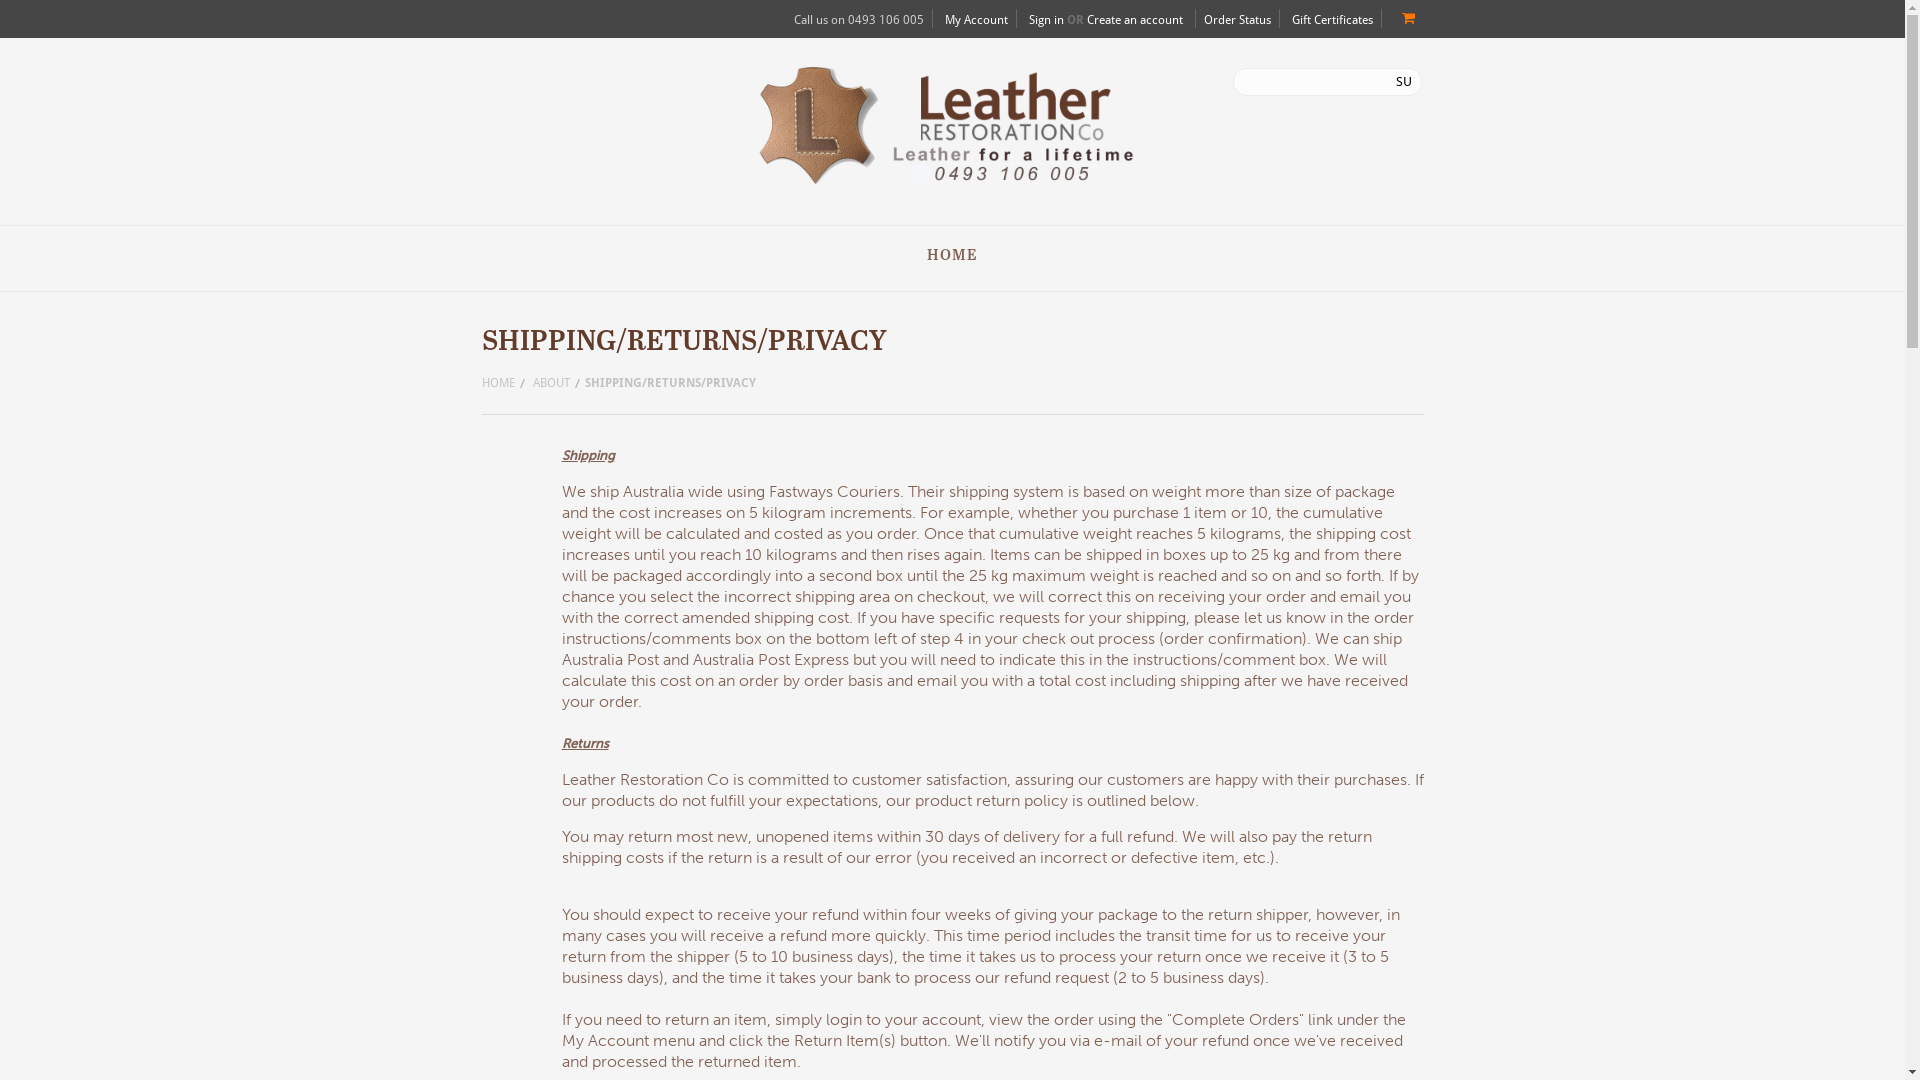  What do you see at coordinates (975, 19) in the screenshot?
I see `'My Account'` at bounding box center [975, 19].